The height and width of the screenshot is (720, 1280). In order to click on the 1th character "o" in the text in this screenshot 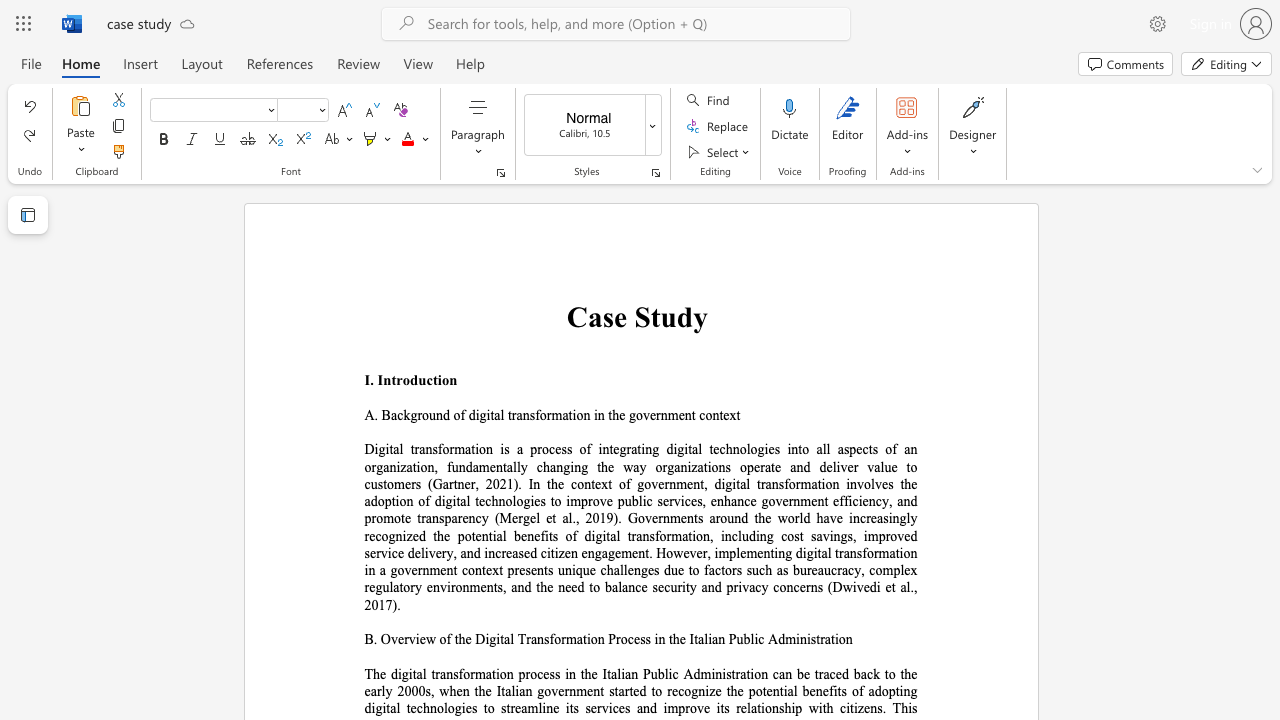, I will do `click(424, 414)`.